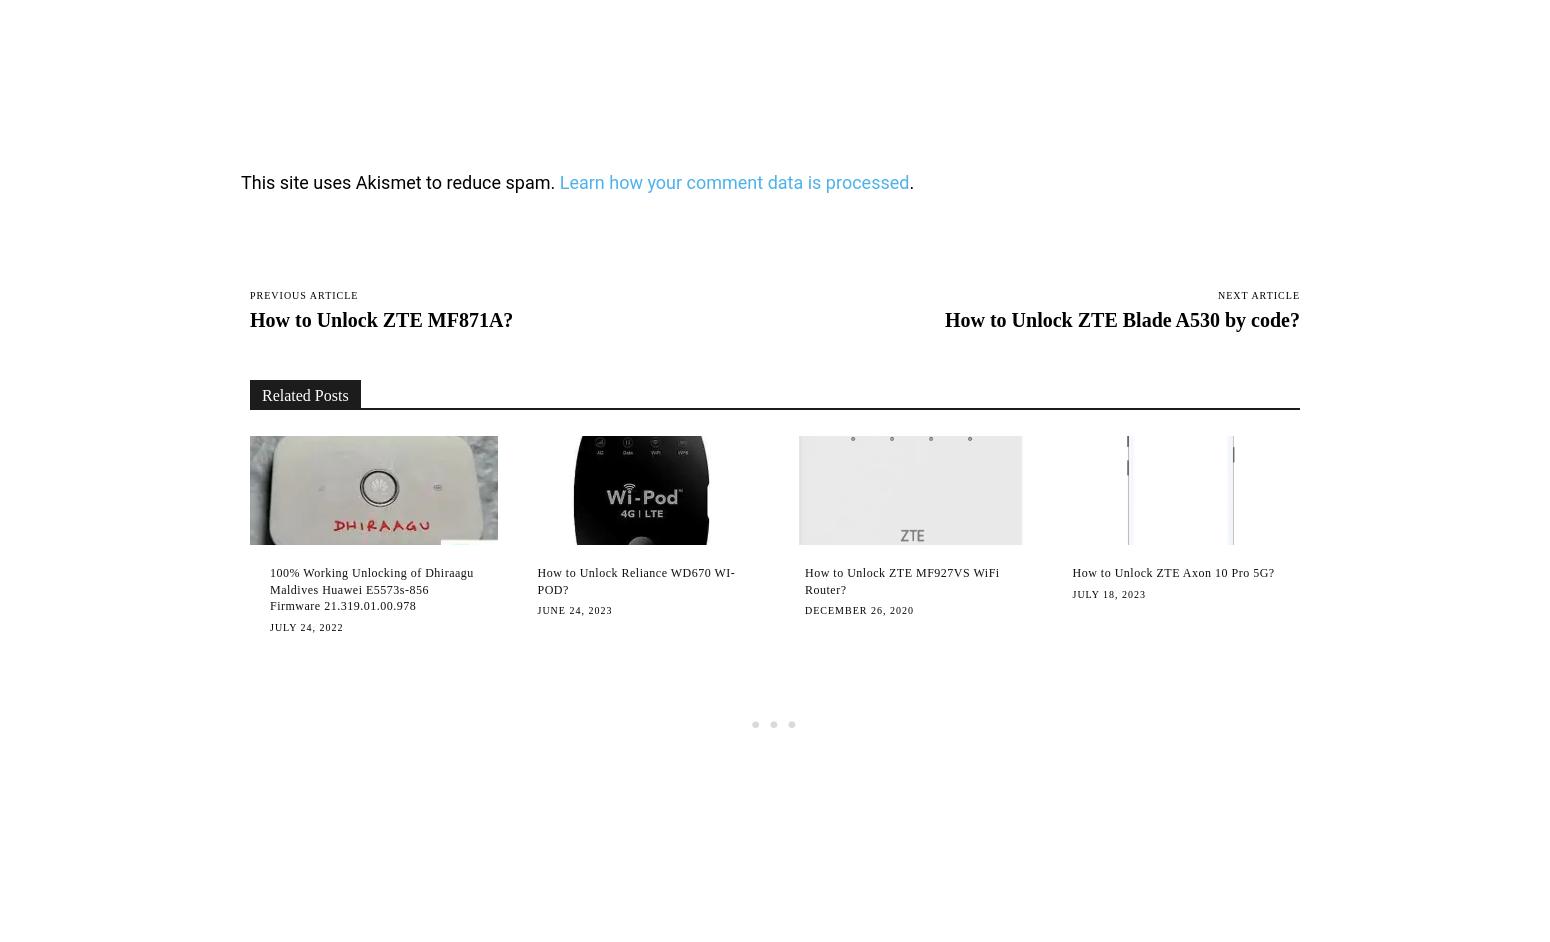 This screenshot has width=1550, height=942. Describe the element at coordinates (1173, 571) in the screenshot. I see `'How to Unlock ZTE Axon 10 Pro 5G?'` at that location.